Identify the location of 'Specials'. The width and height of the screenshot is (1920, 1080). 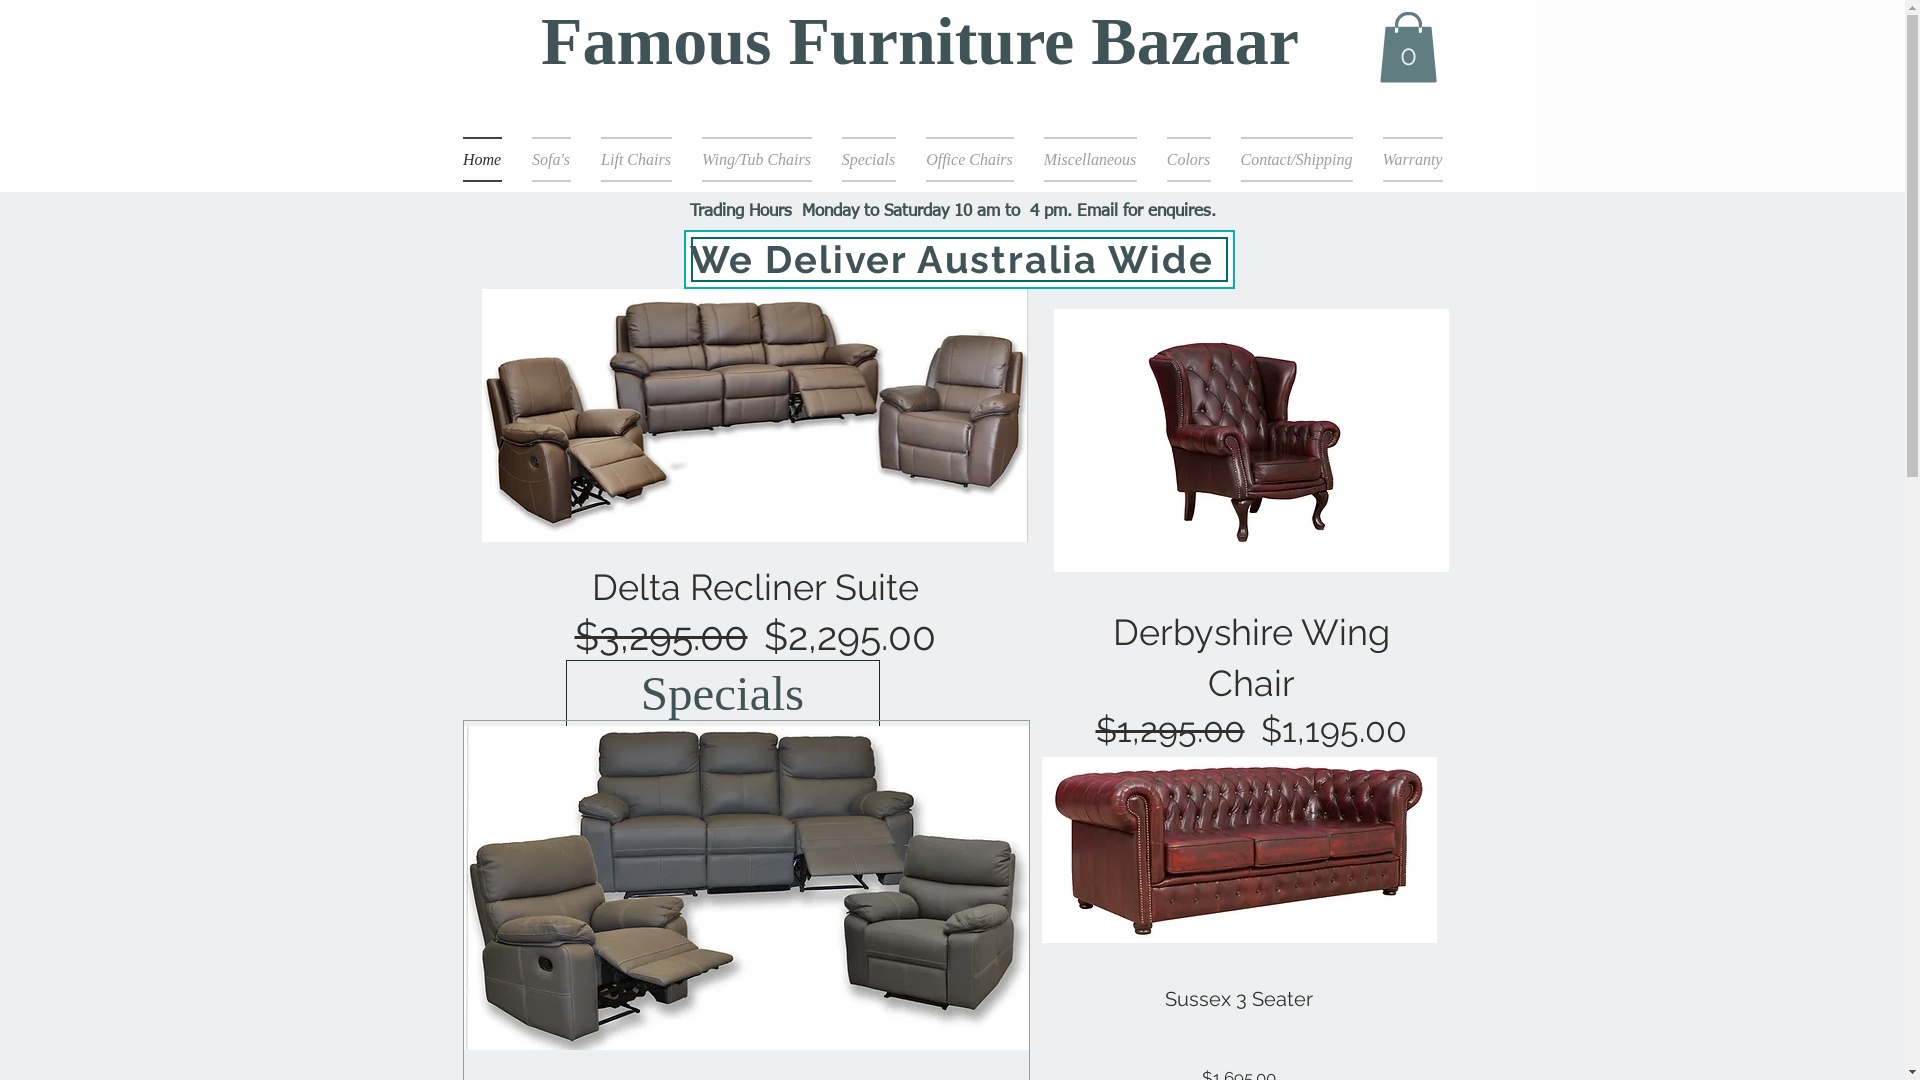
(722, 693).